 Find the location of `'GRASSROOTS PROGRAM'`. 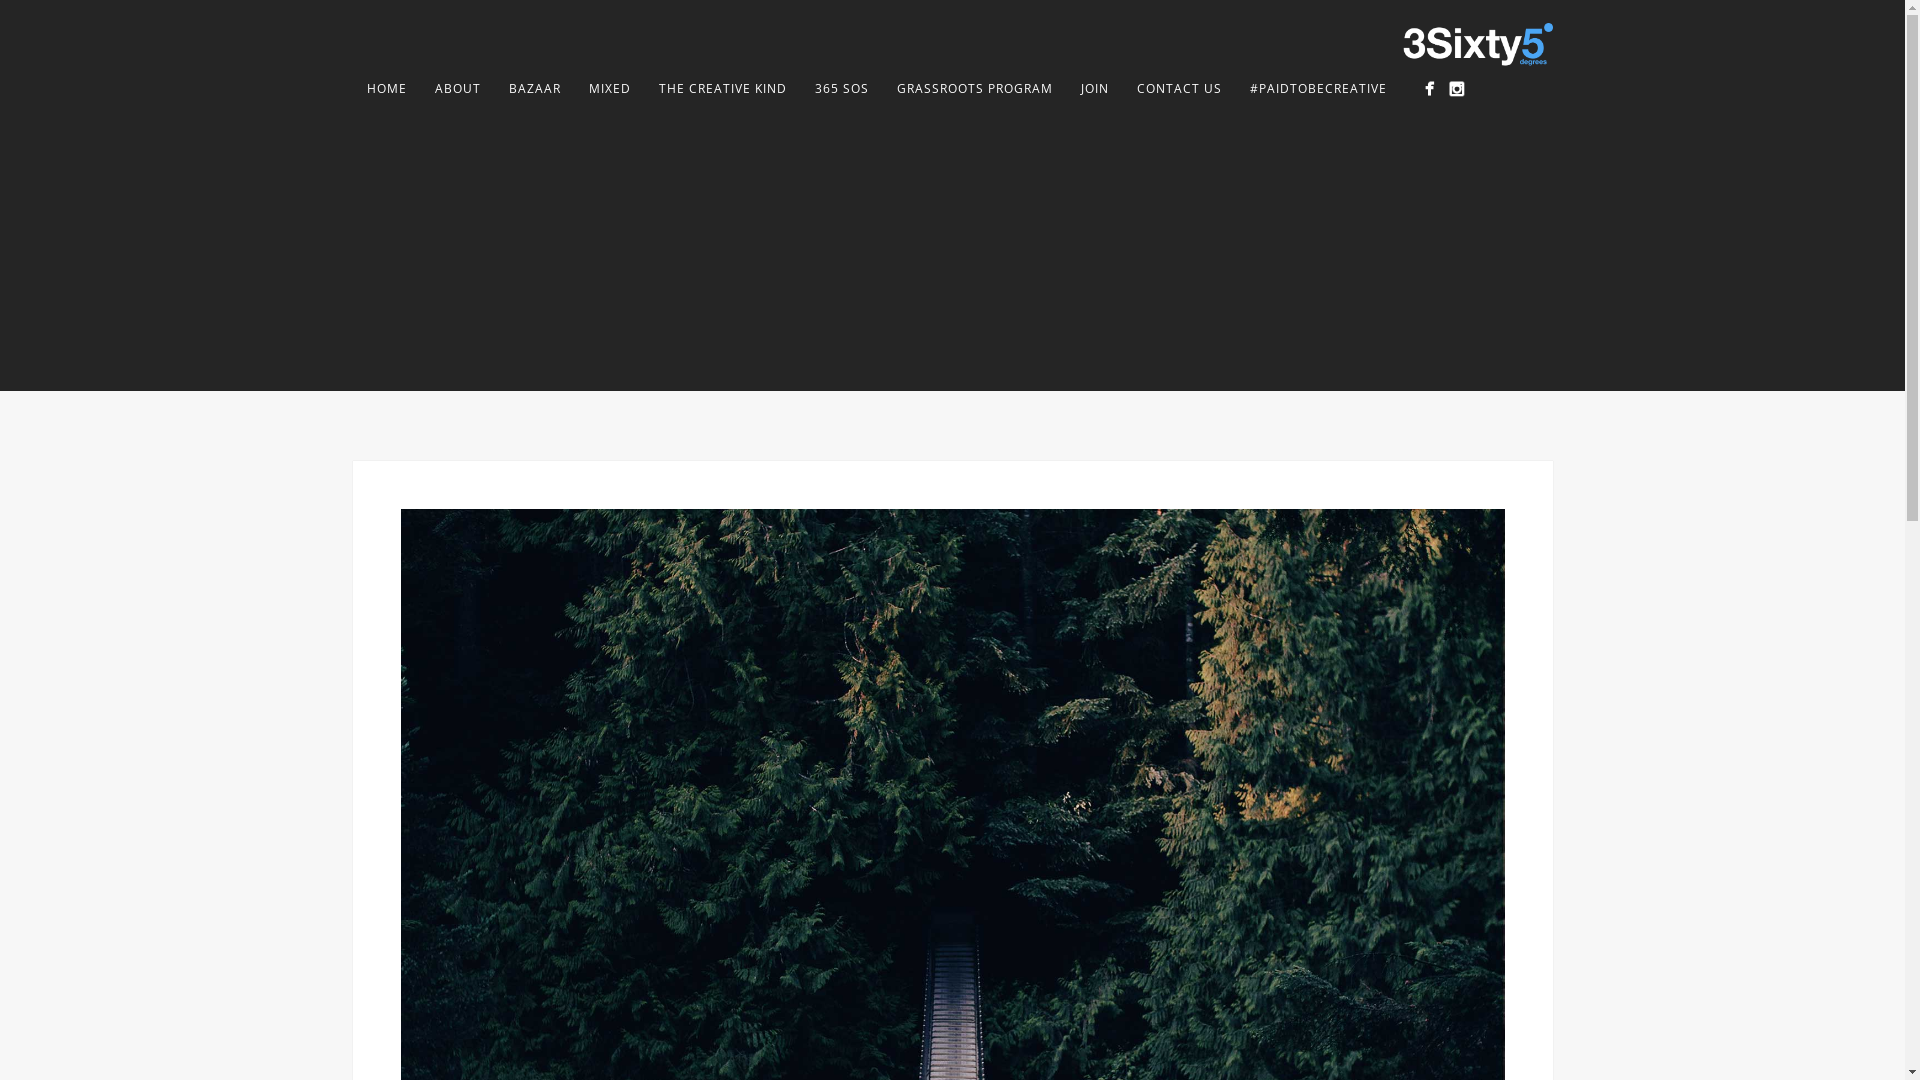

'GRASSROOTS PROGRAM' is located at coordinates (974, 87).